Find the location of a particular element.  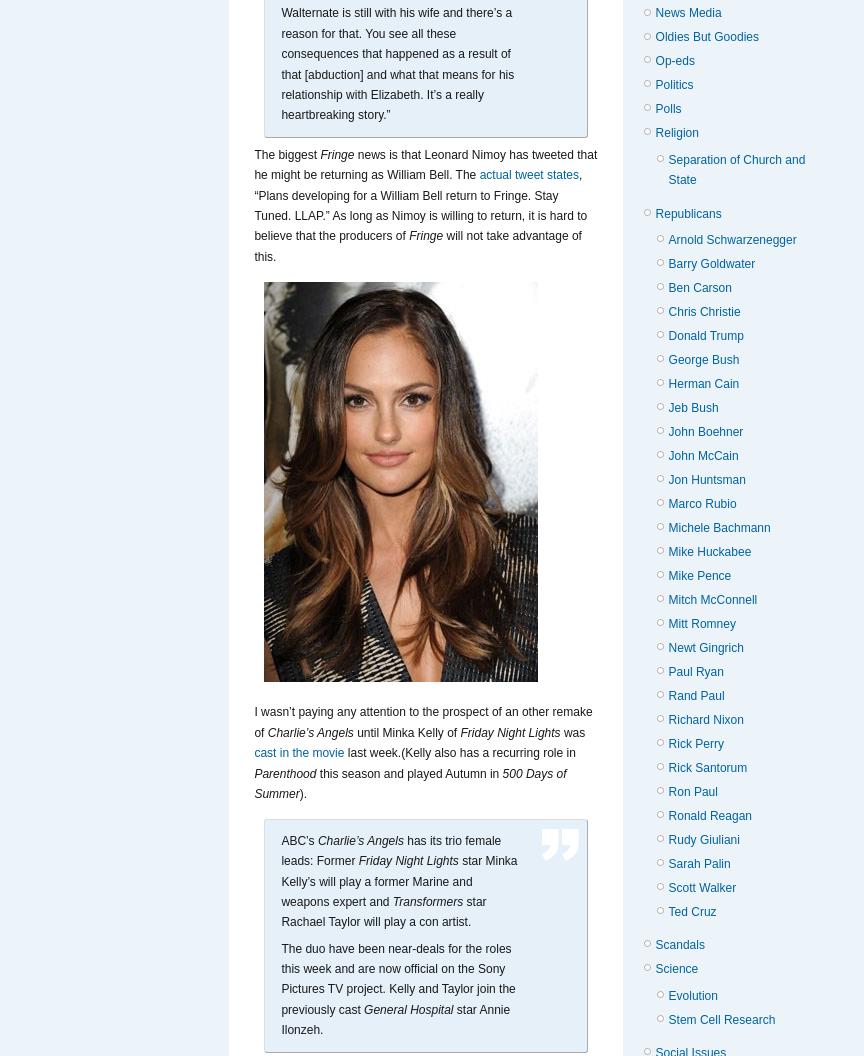

'Herman Cain' is located at coordinates (703, 382).